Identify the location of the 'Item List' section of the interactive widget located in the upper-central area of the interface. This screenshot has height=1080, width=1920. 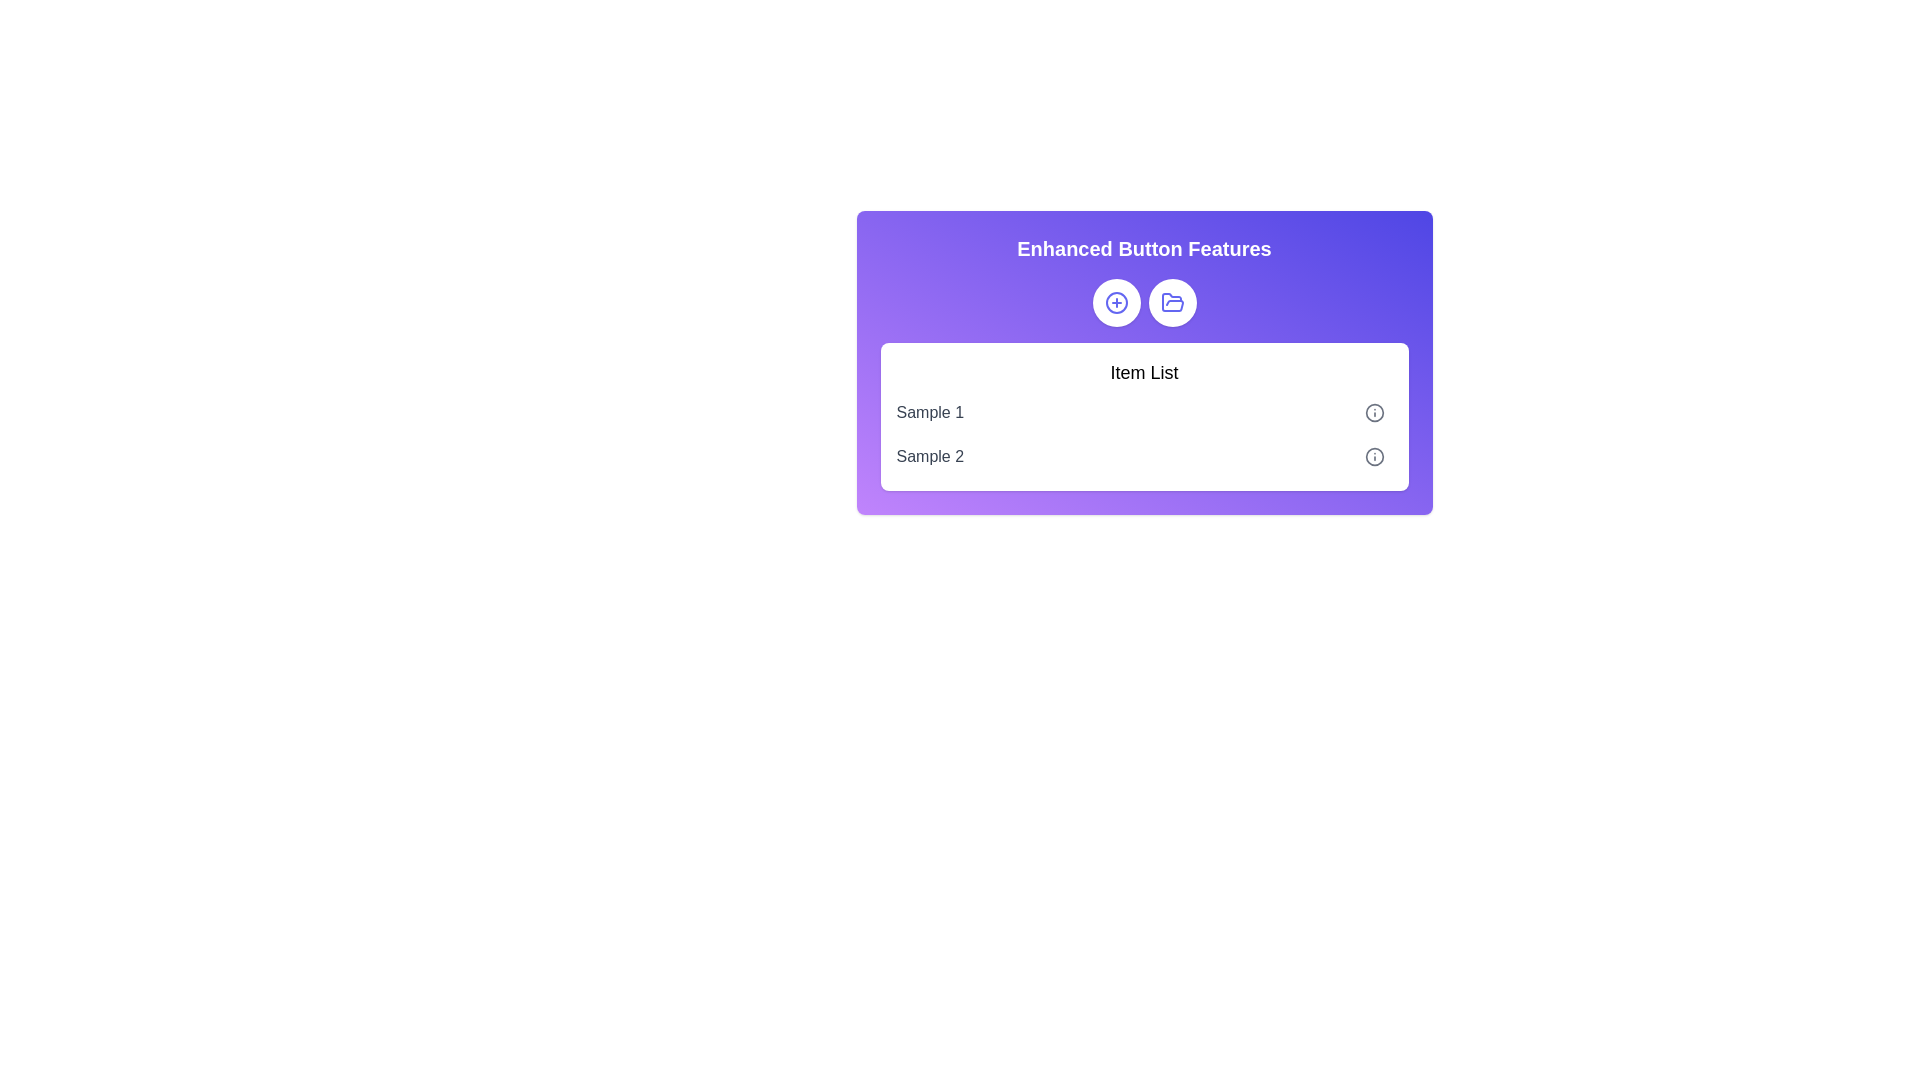
(1144, 362).